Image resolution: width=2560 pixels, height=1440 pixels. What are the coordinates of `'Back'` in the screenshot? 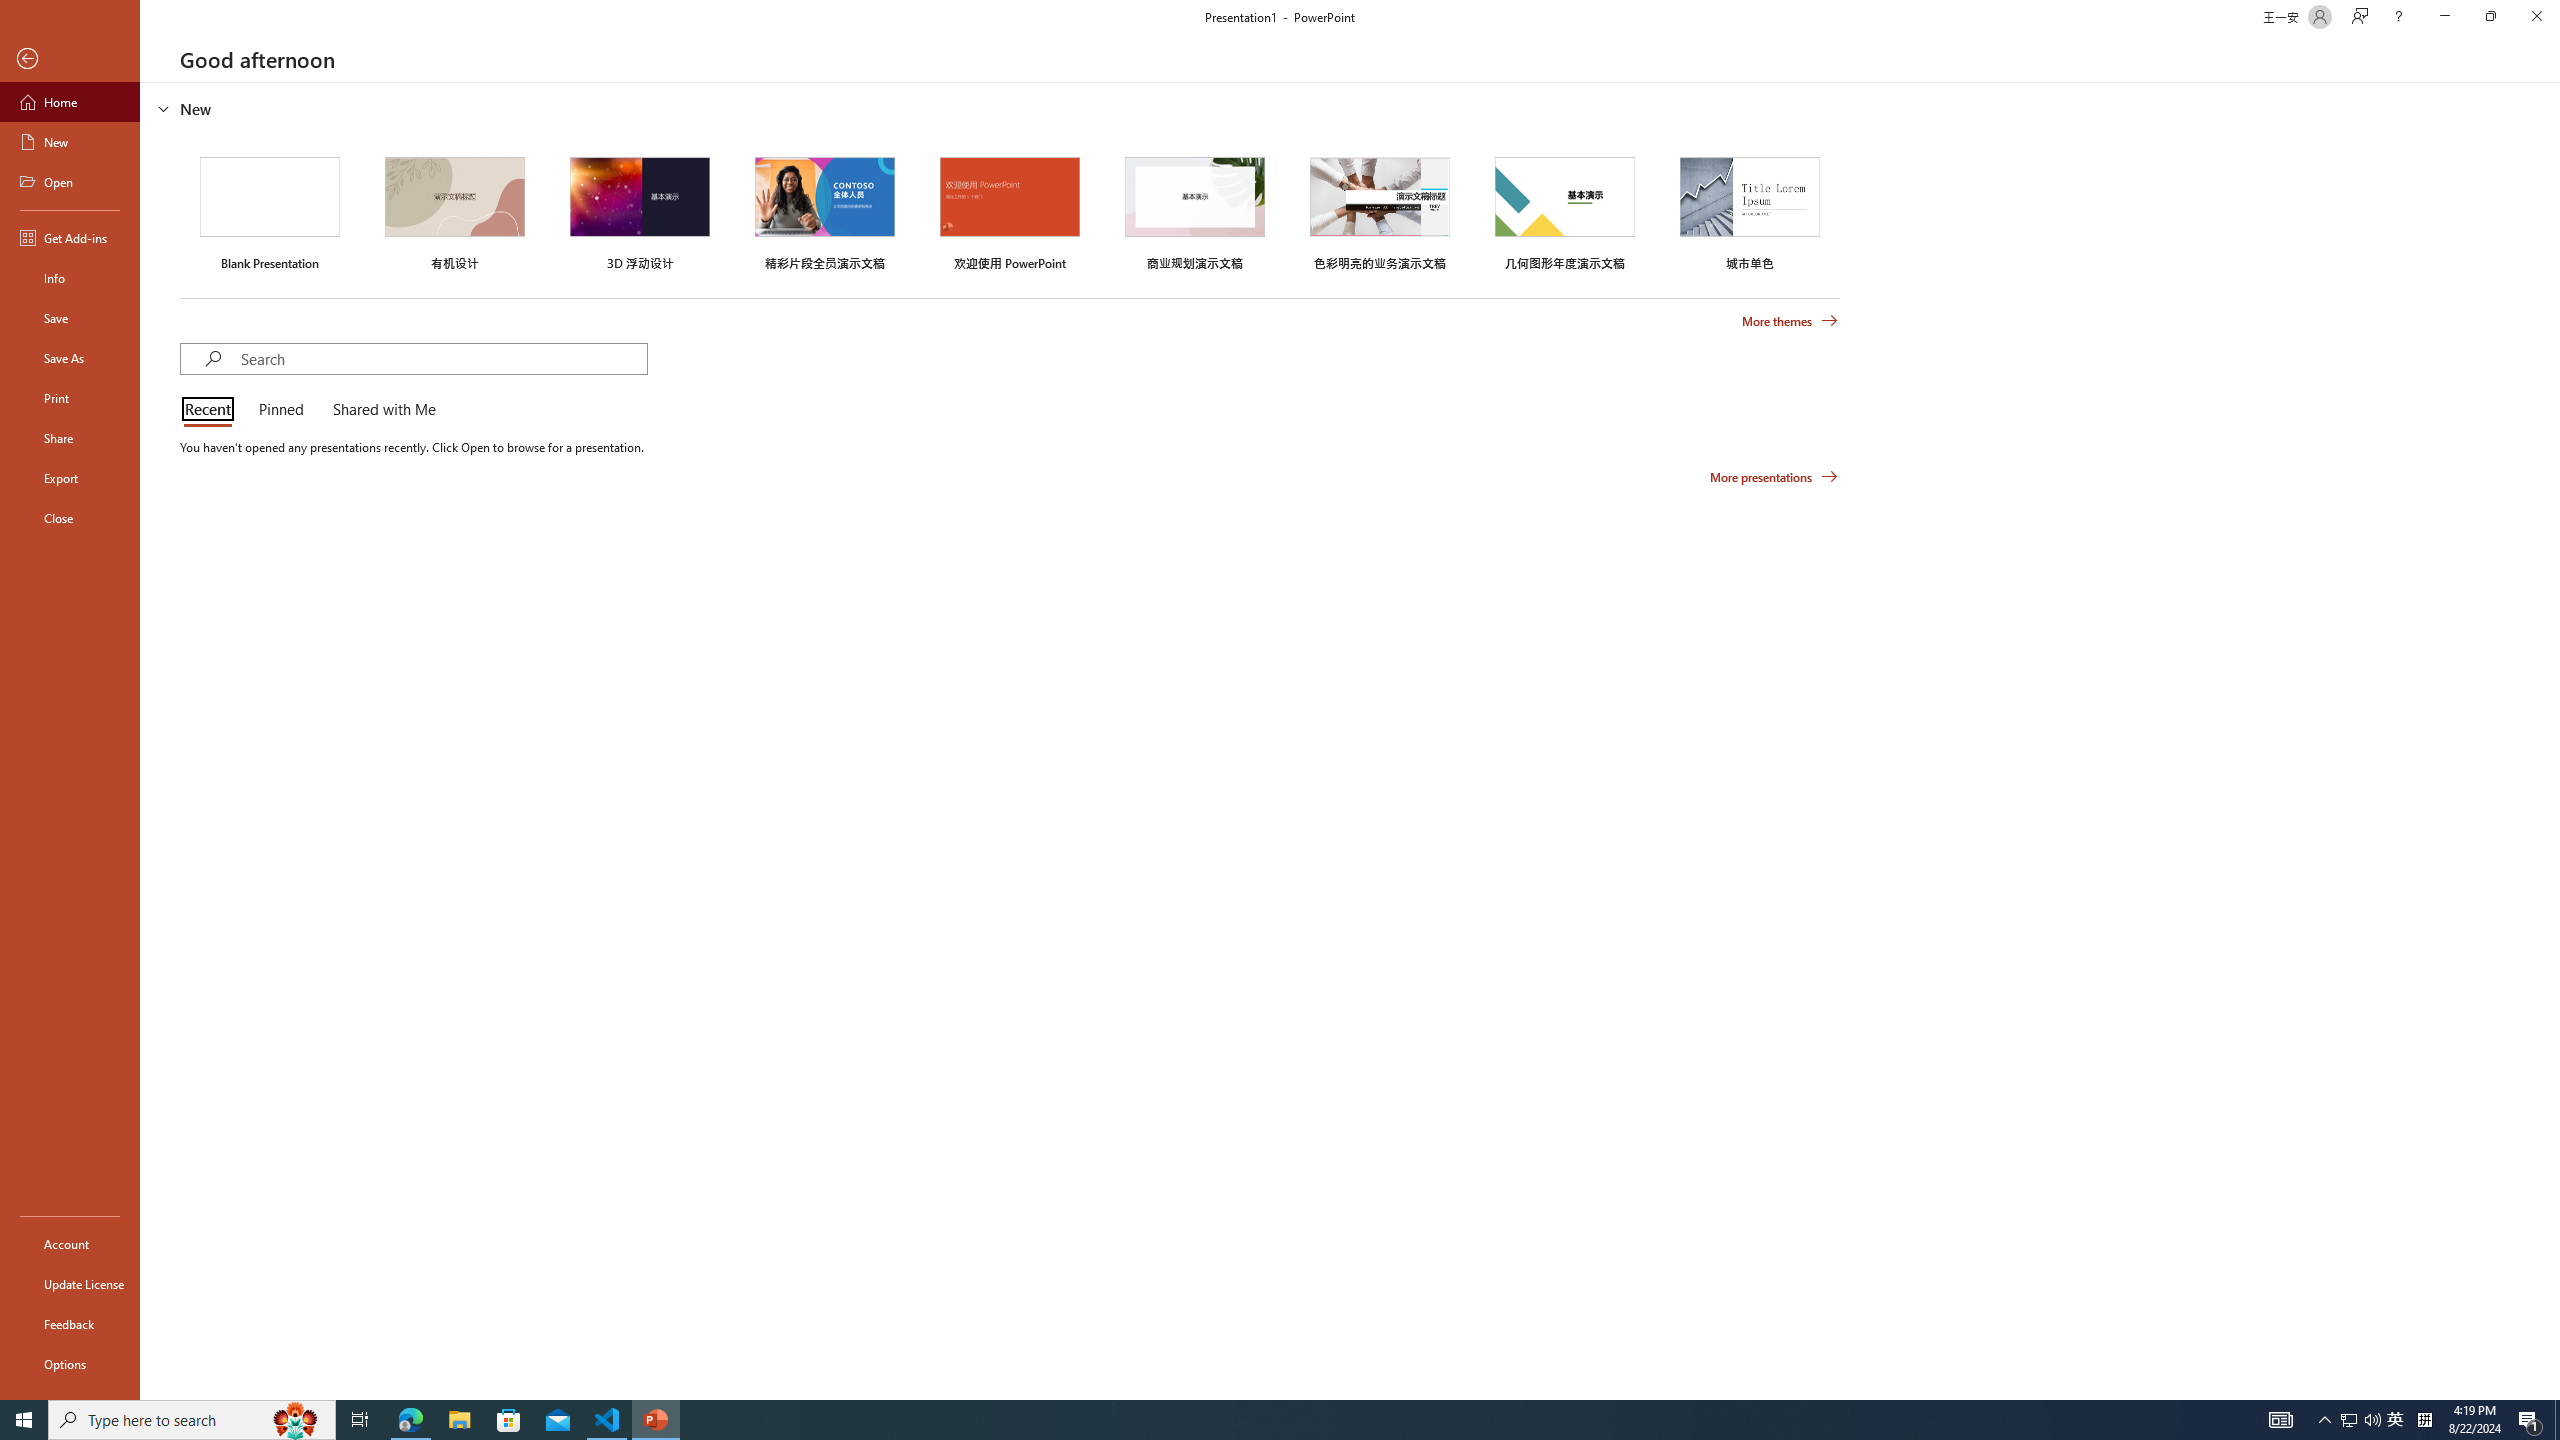 It's located at (69, 58).